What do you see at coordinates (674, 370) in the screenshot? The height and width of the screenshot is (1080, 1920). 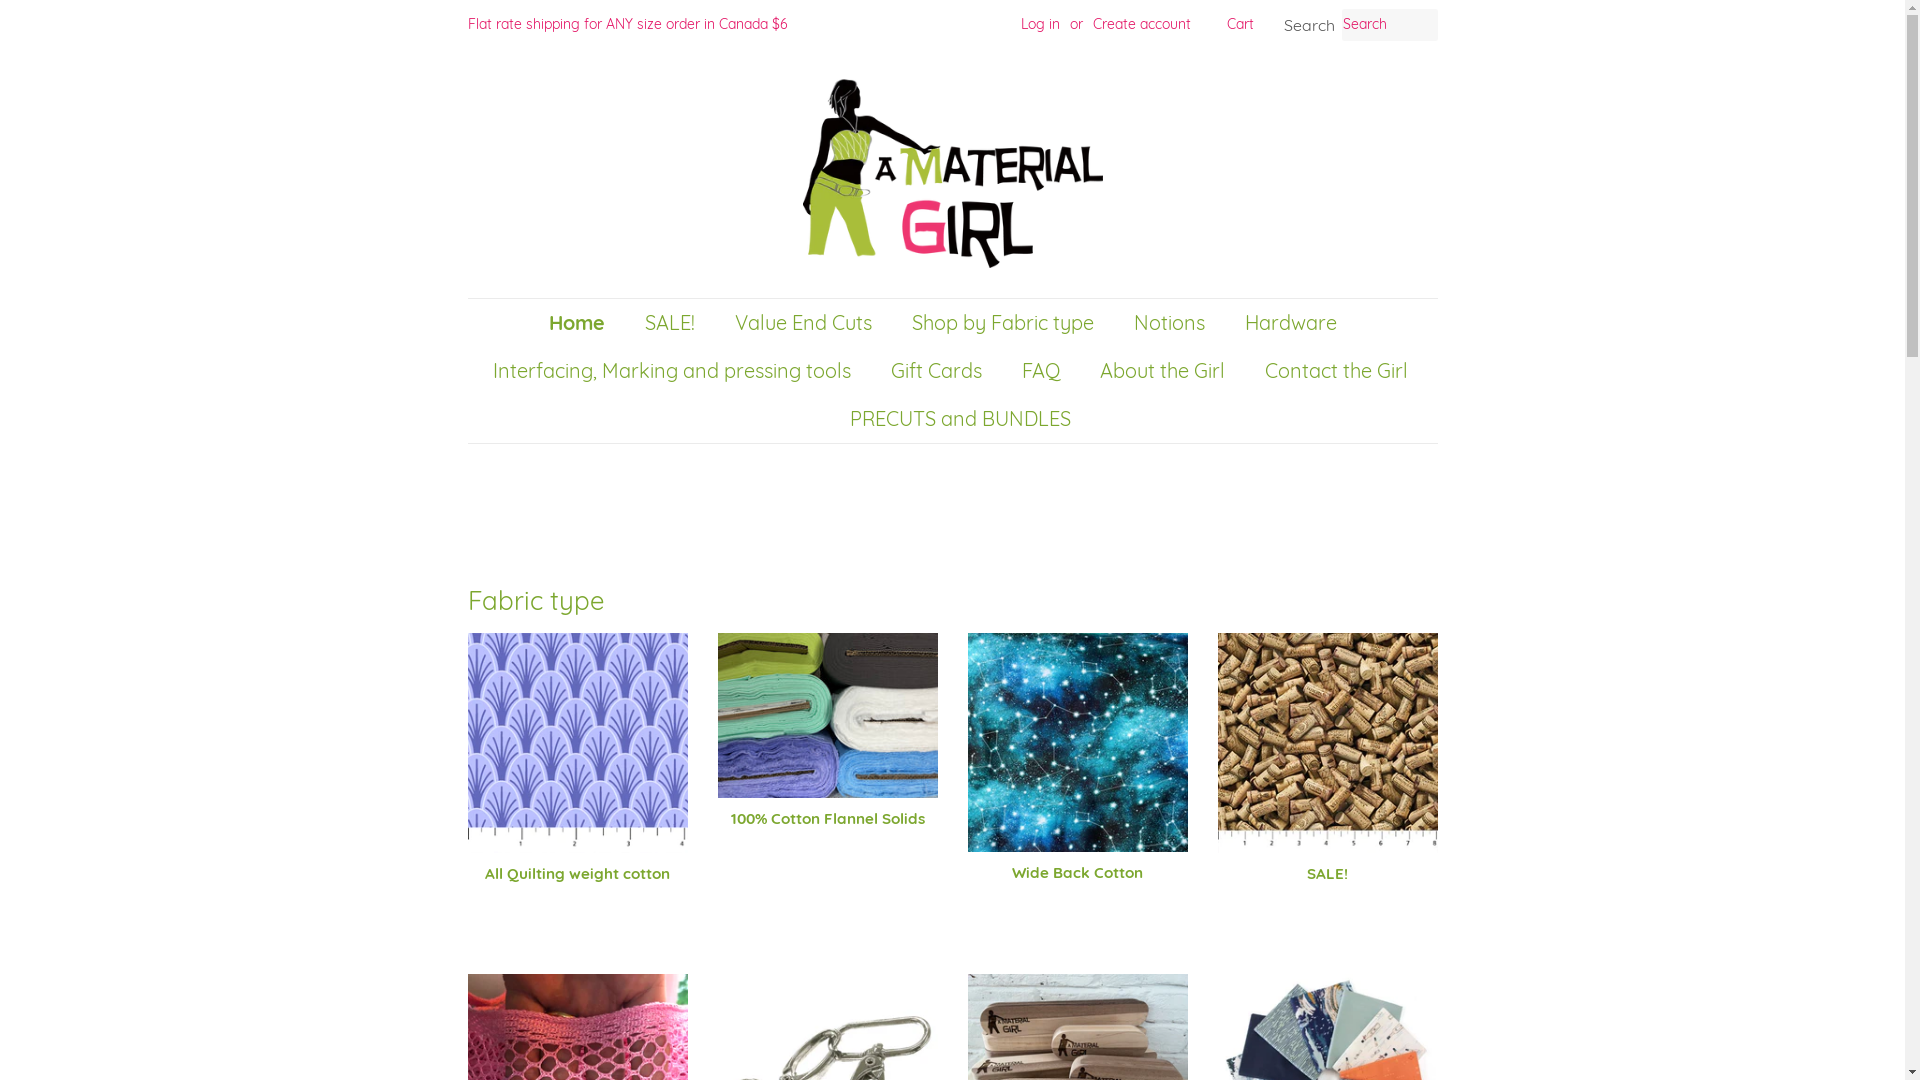 I see `'Interfacing, Marking and pressing tools'` at bounding box center [674, 370].